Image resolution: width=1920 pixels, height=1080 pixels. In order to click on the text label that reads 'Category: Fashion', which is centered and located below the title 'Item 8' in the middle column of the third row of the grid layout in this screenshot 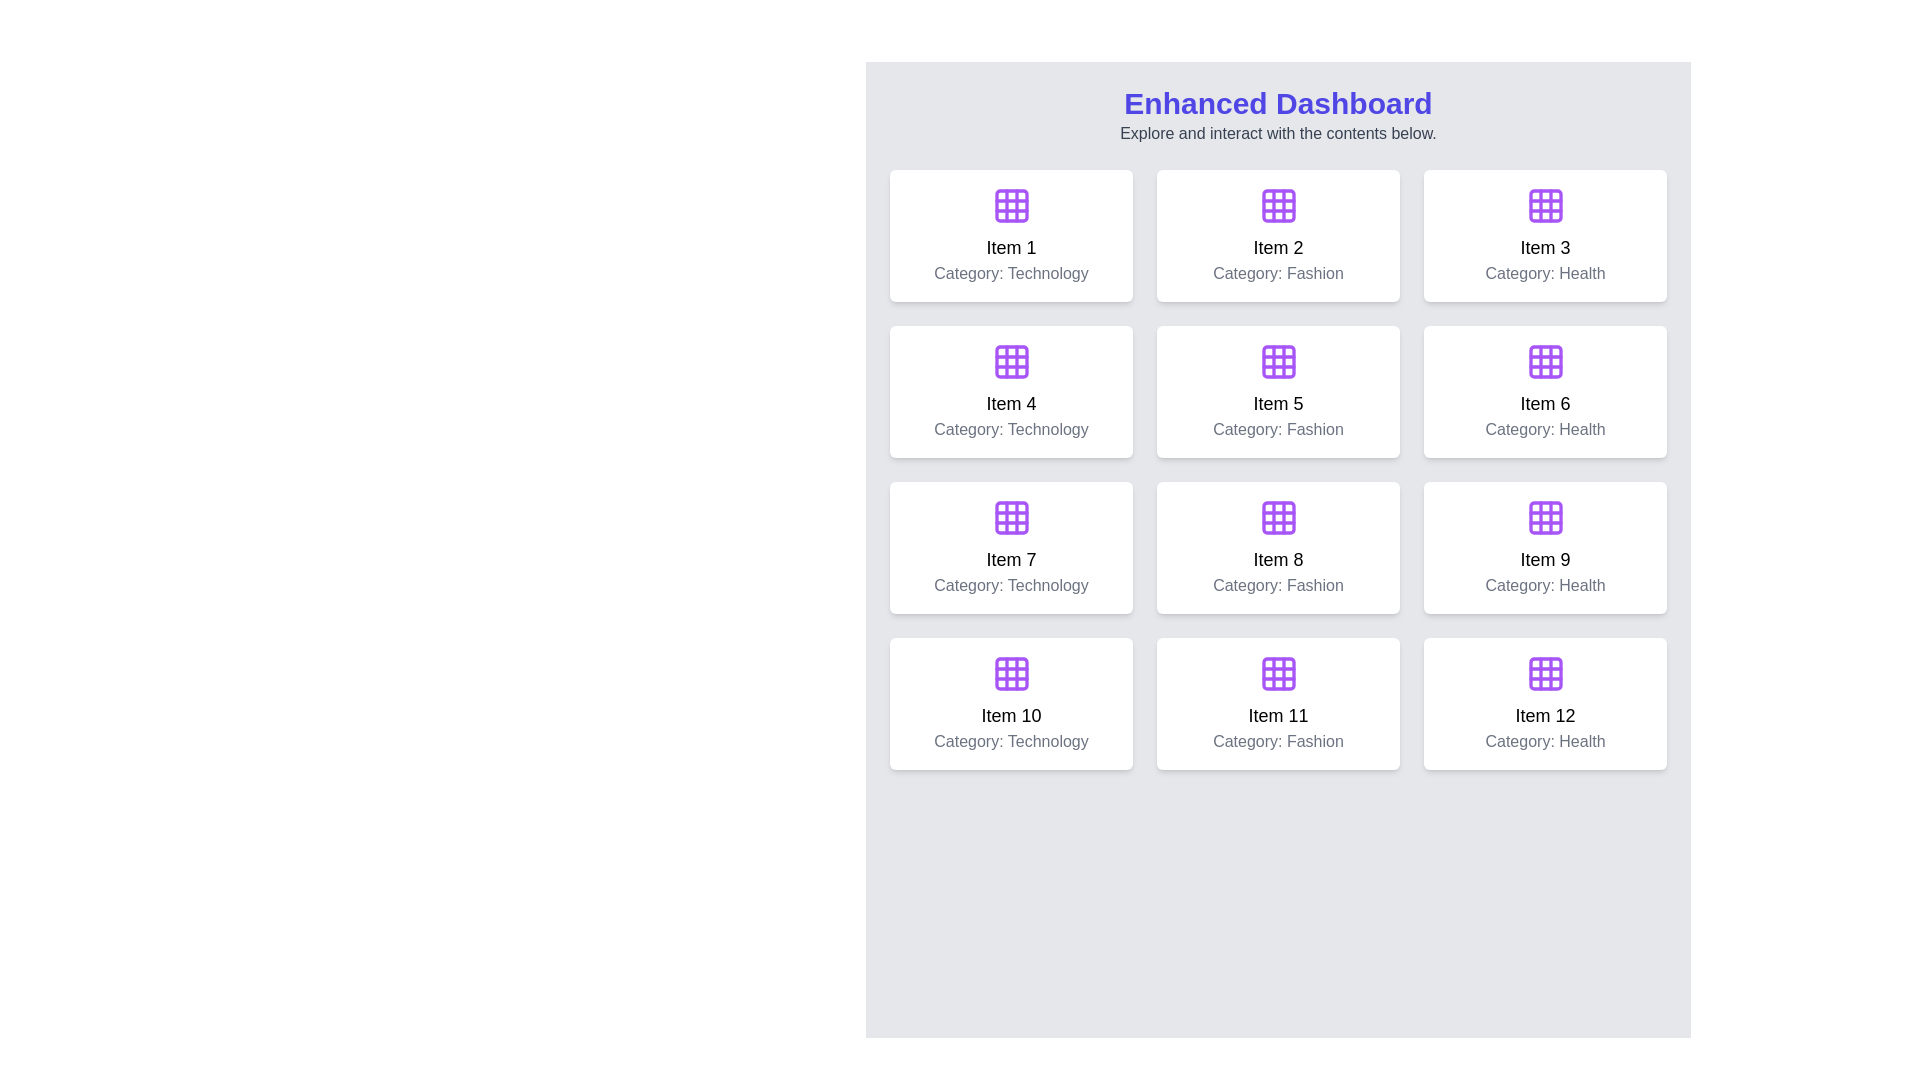, I will do `click(1277, 585)`.